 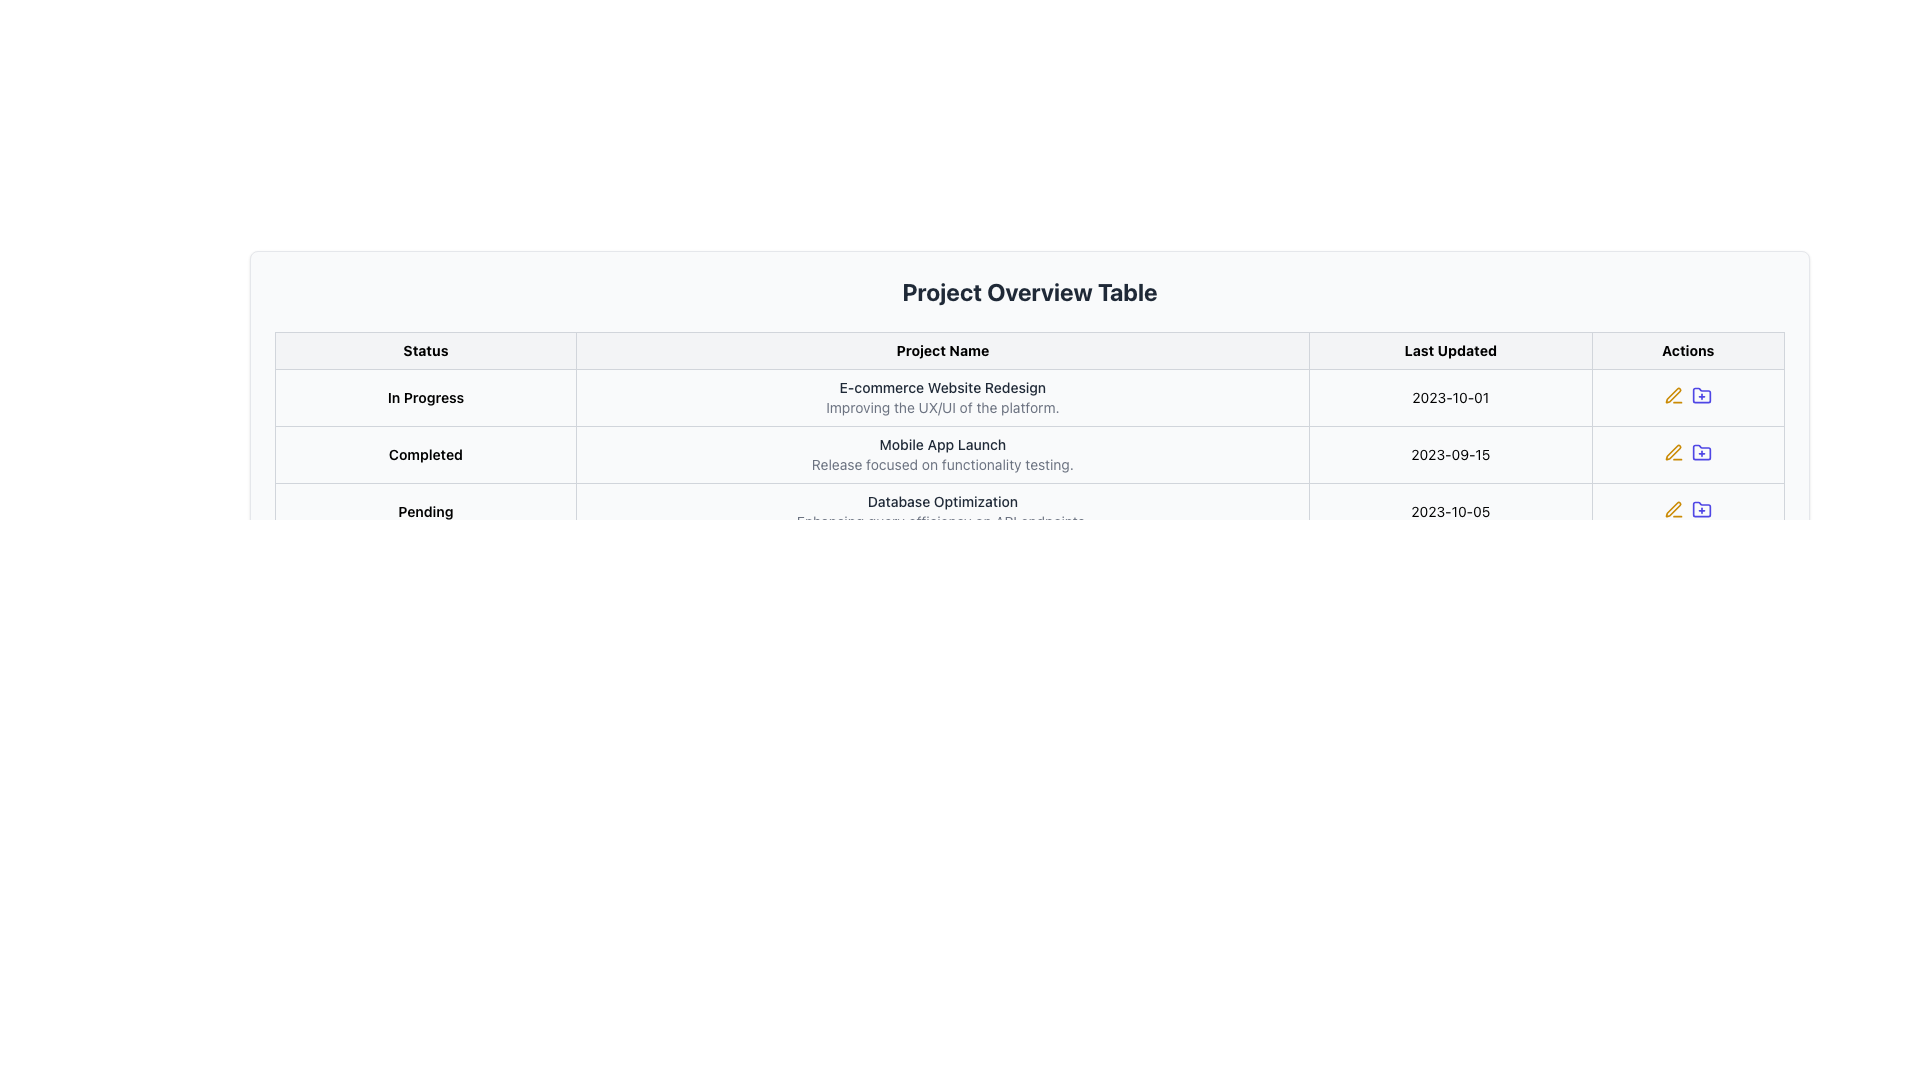 I want to click on the folder icon within the actions column of the table for the 'Mobile App Launch' project, so click(x=1687, y=455).